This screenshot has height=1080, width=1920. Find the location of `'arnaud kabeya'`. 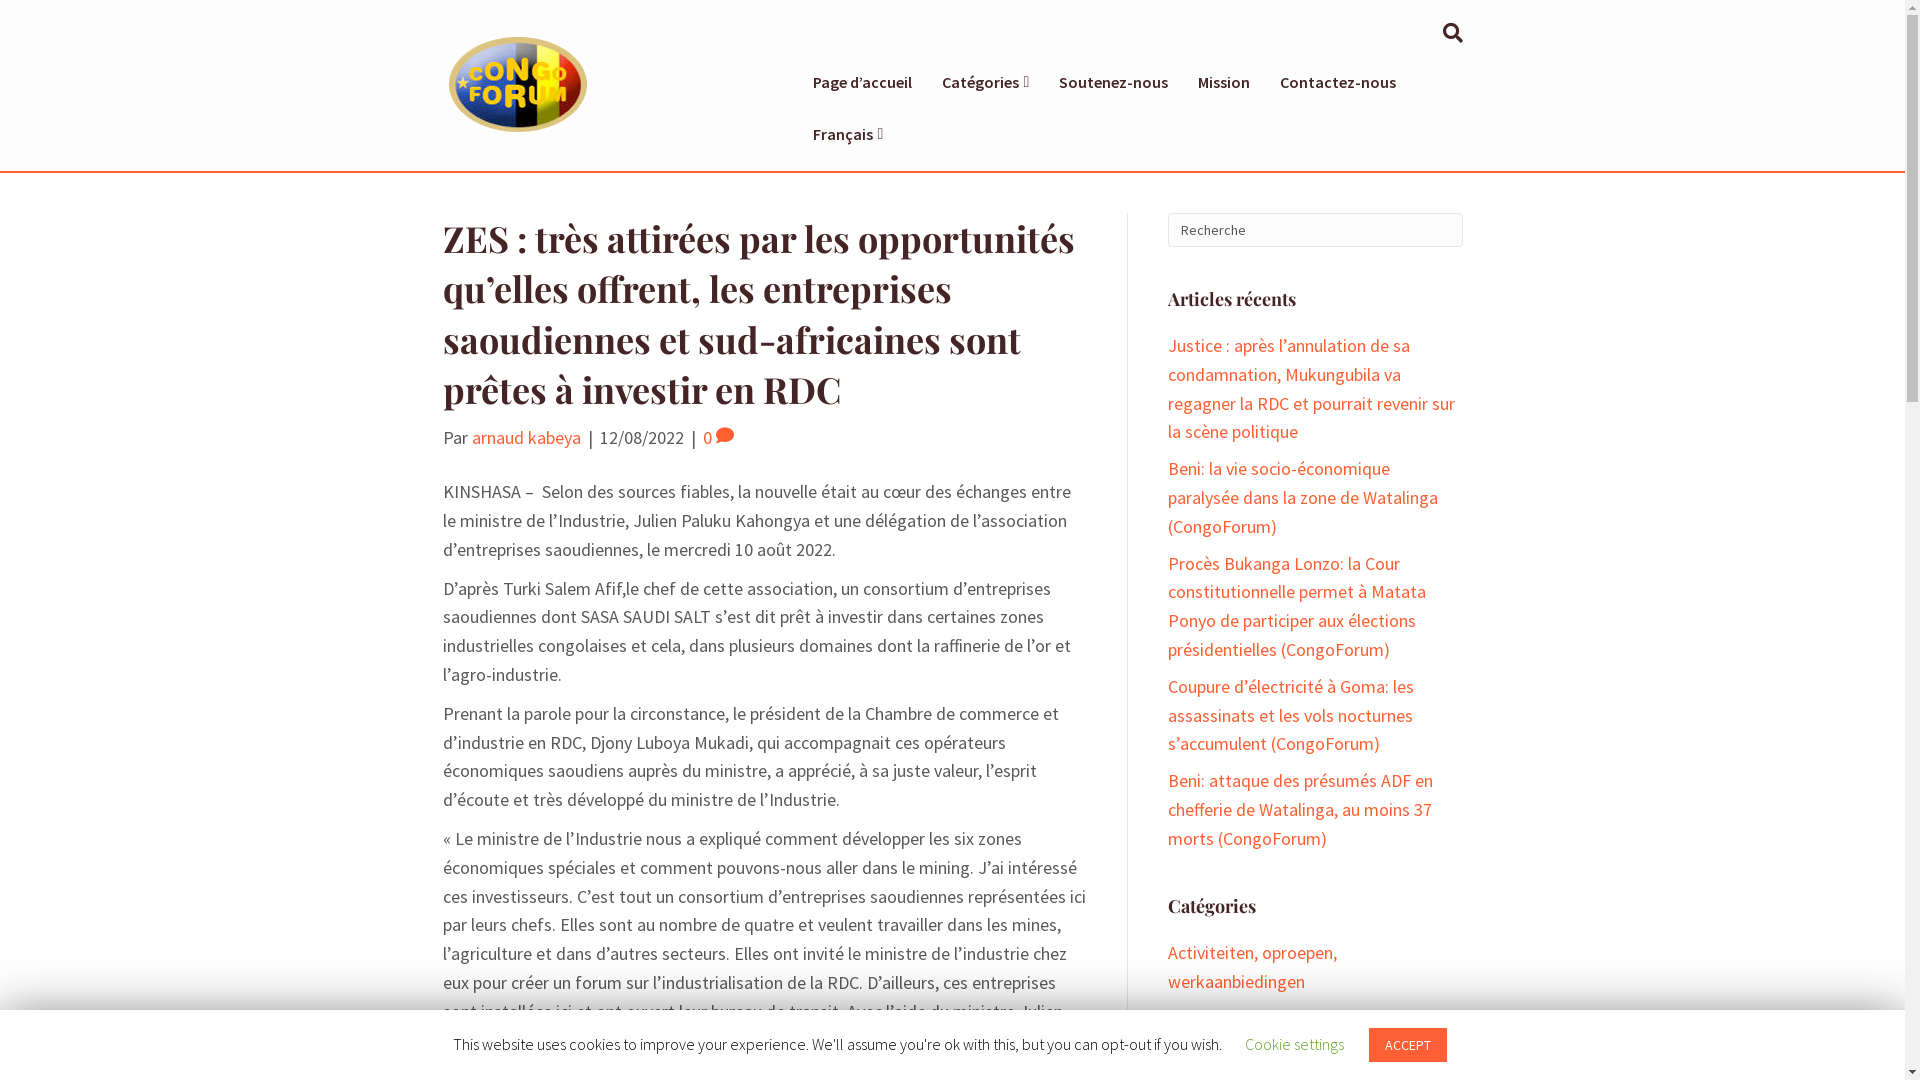

'arnaud kabeya' is located at coordinates (470, 436).